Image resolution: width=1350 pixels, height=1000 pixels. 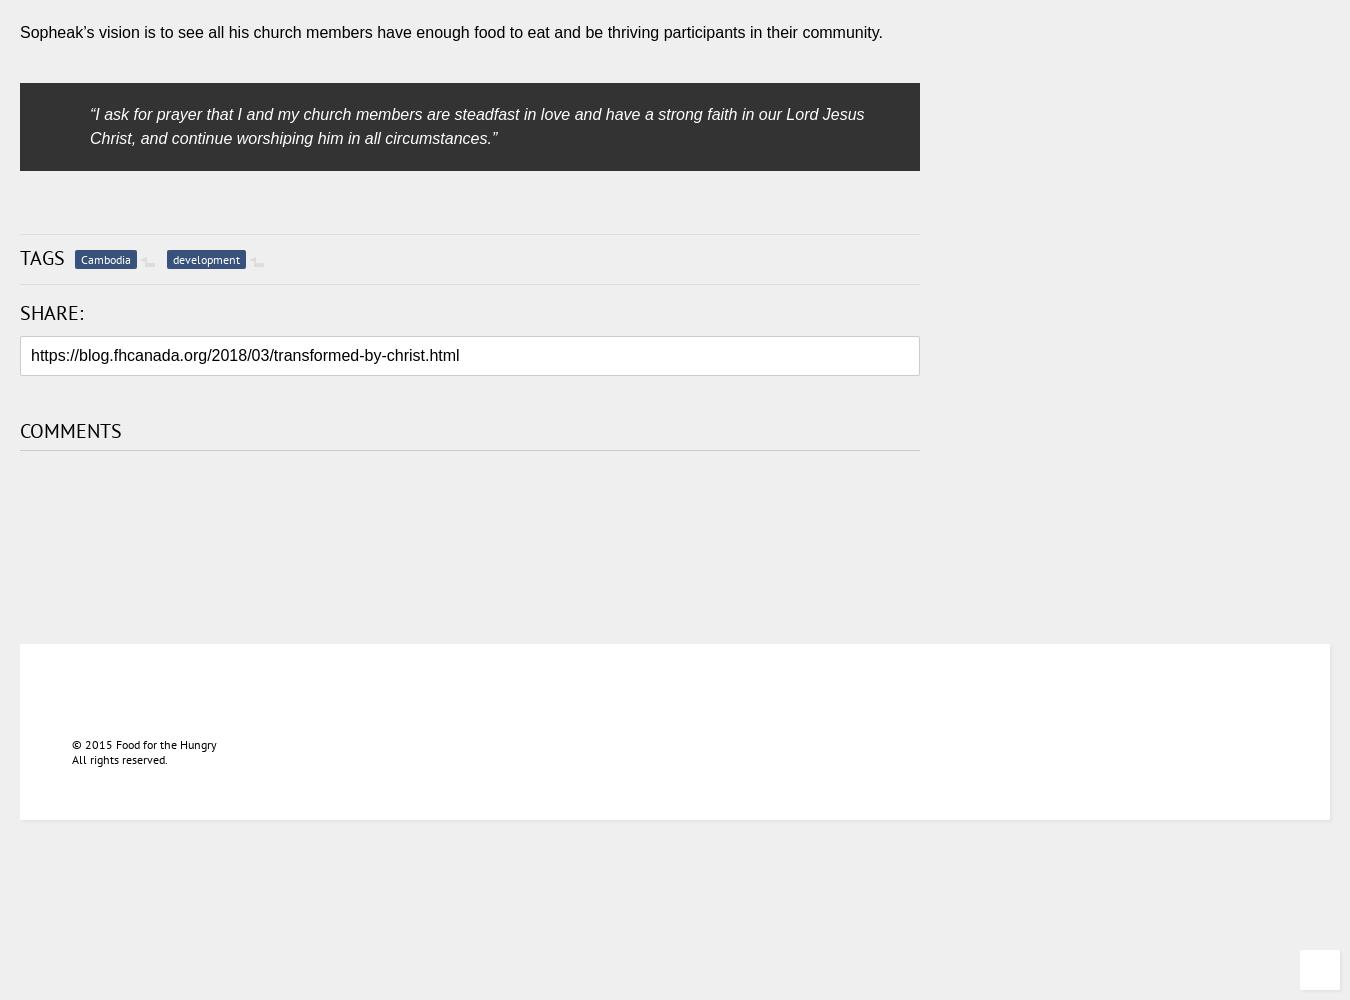 What do you see at coordinates (50, 312) in the screenshot?
I see `'SHARE:'` at bounding box center [50, 312].